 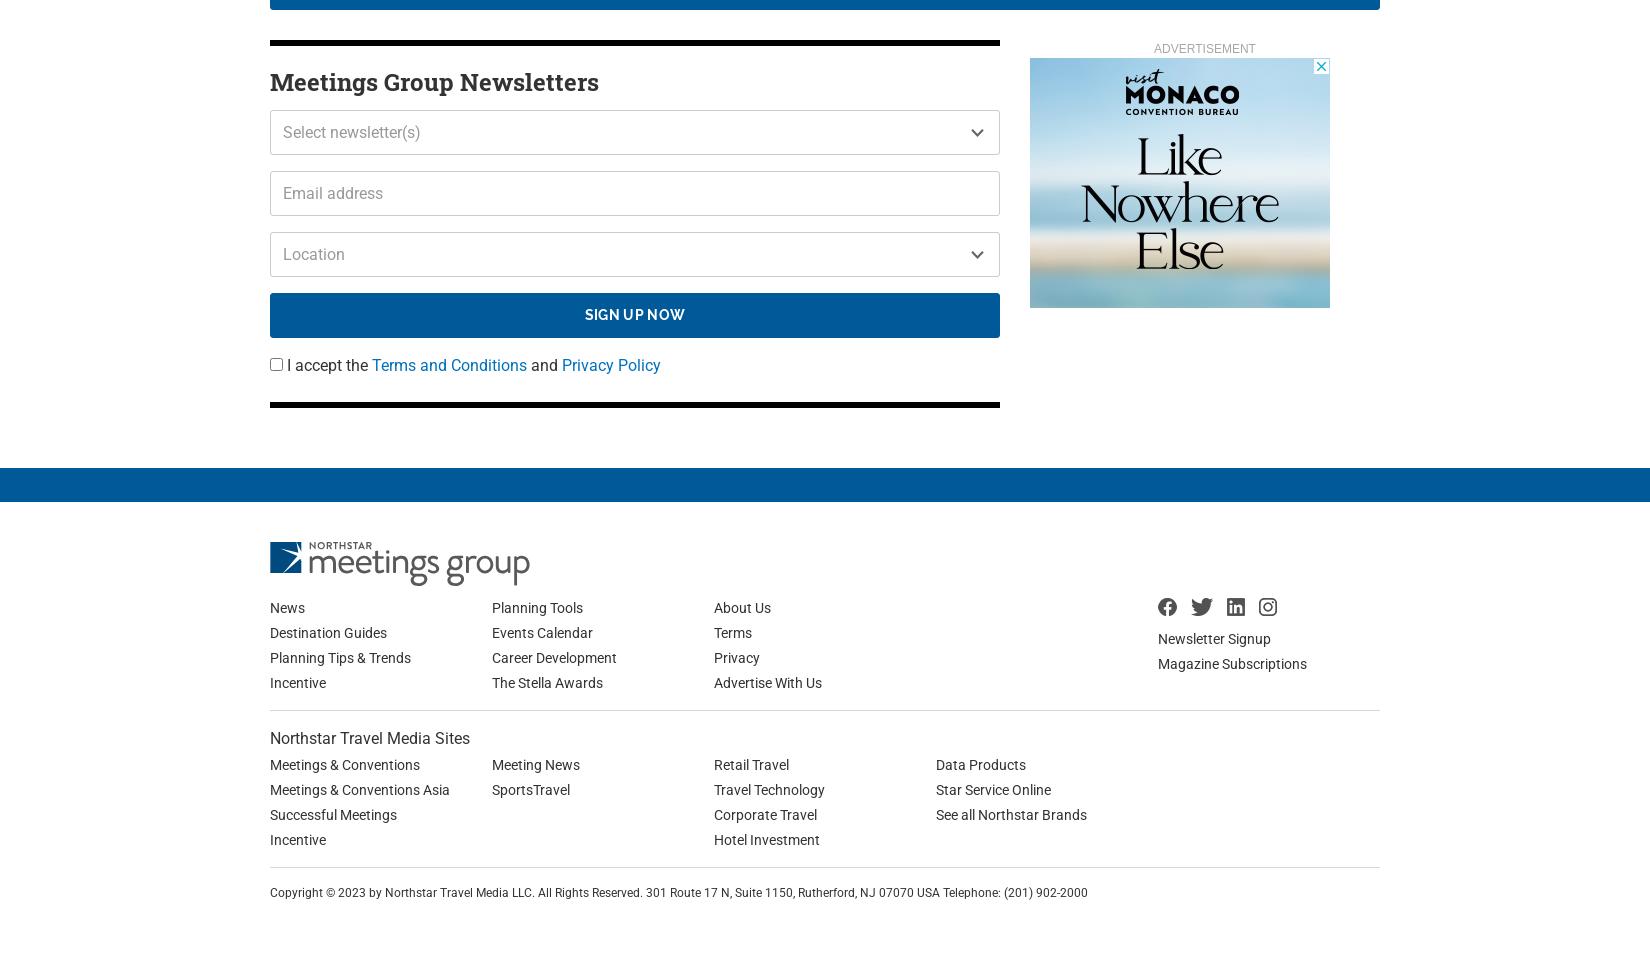 I want to click on 'Retail Travel', so click(x=750, y=763).